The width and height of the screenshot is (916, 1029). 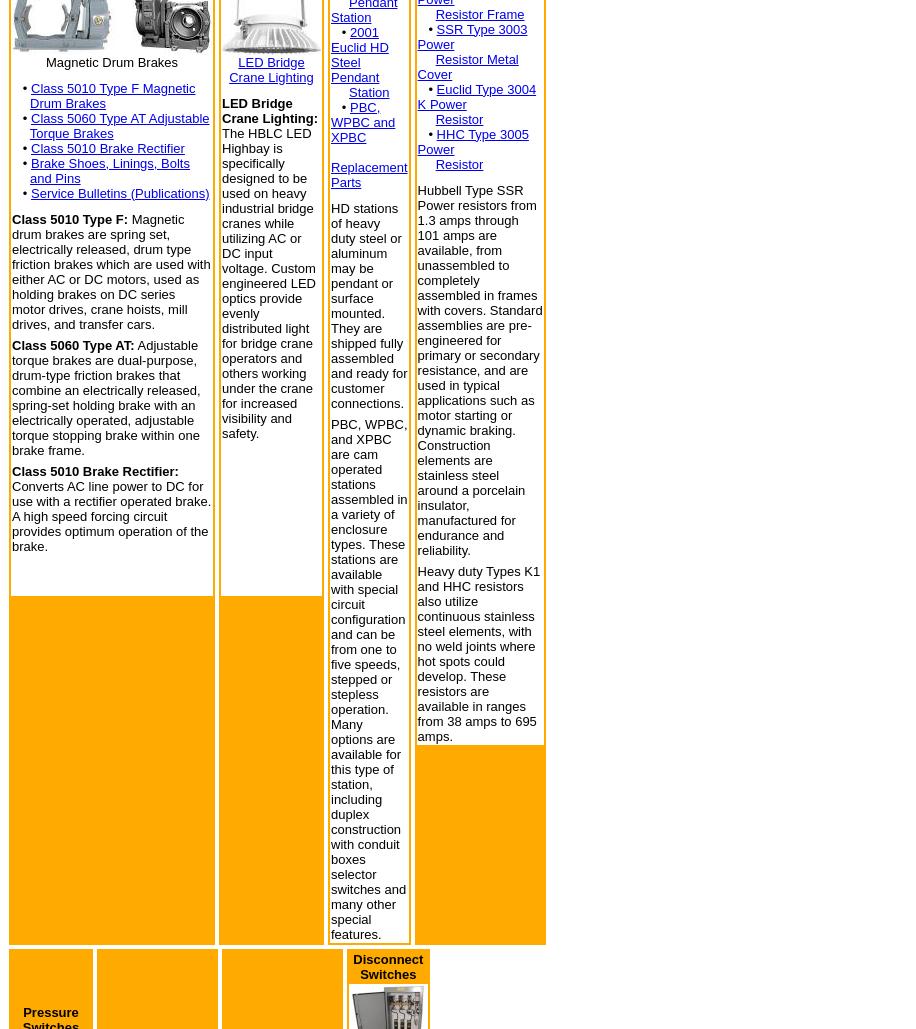 I want to click on 'The HBLC LED Highbay is specifically designed to be used on heavy industrial bridge cranes while utilizing AC or DC input voltage. Custom engineered LED optics provide evenly distributed light for bridge crane operators and others working under the crane for increased visibility and safety.', so click(x=268, y=281).